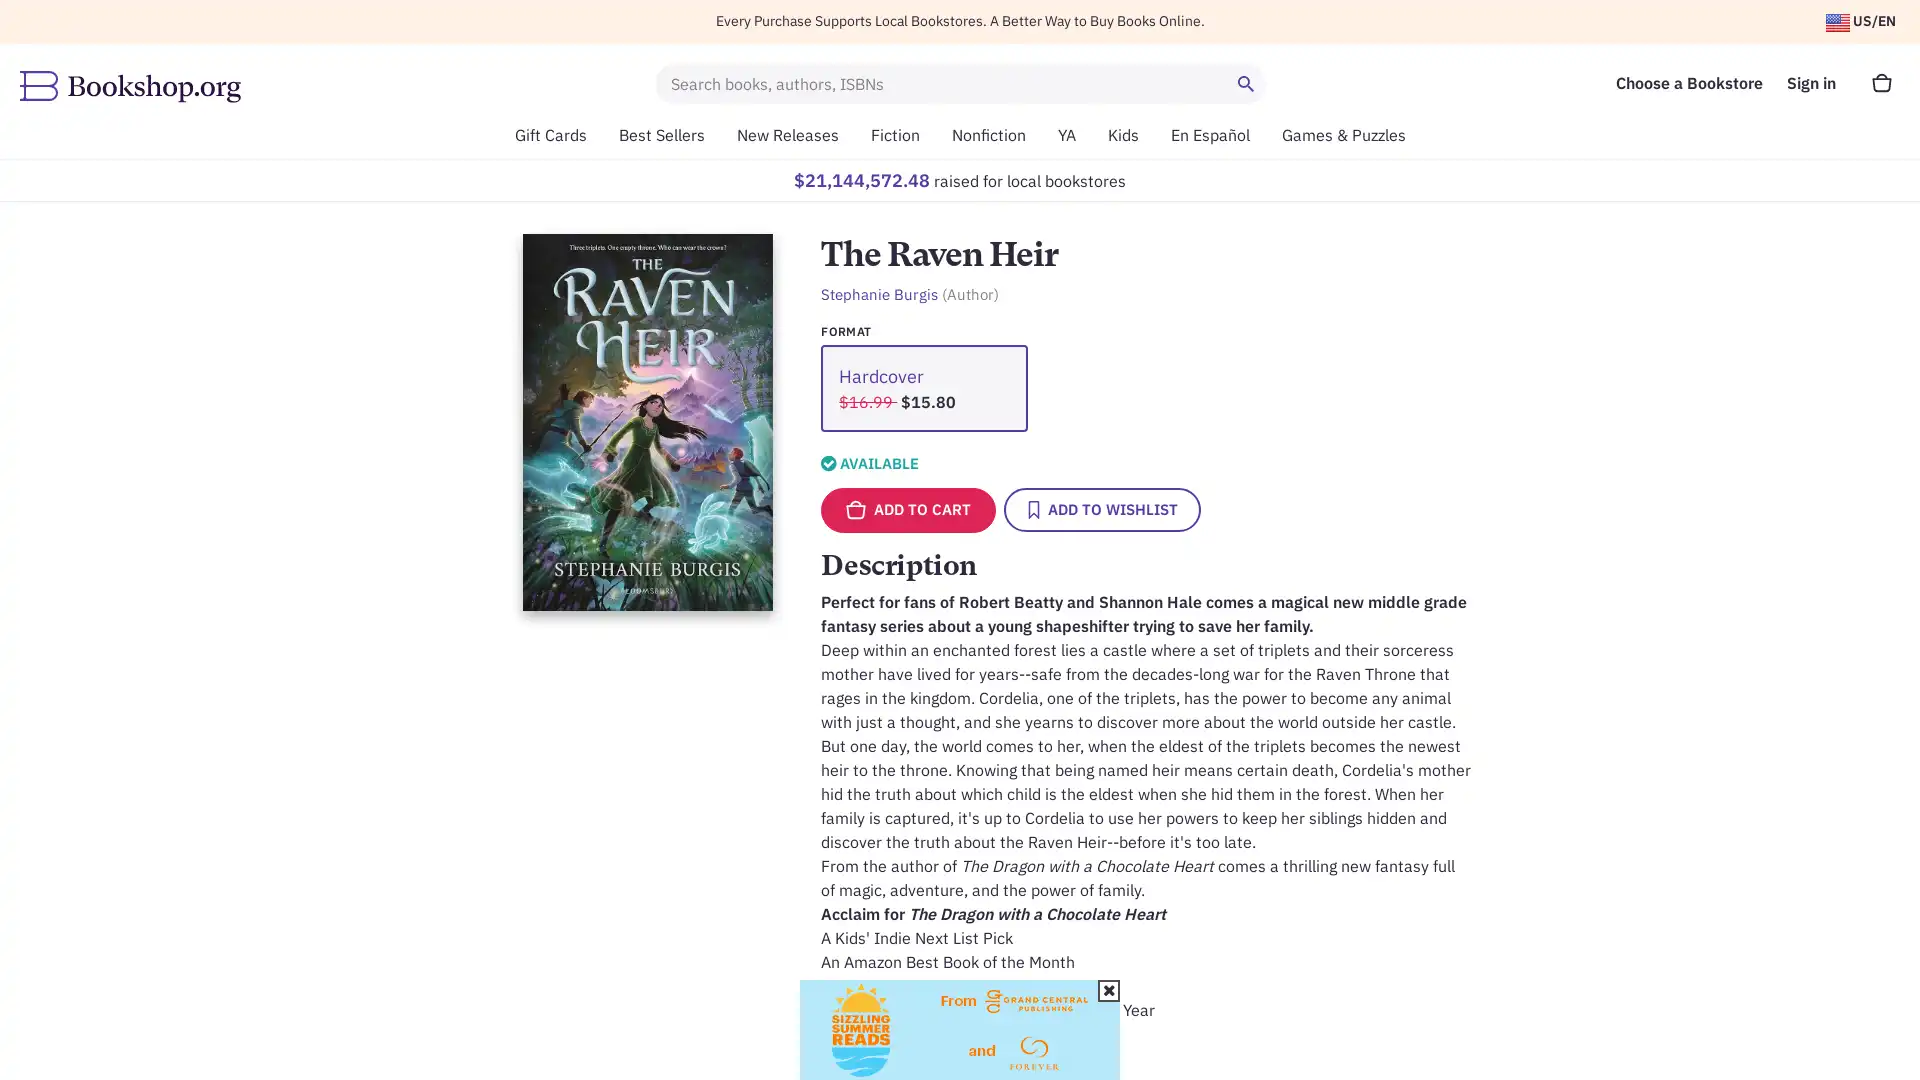 This screenshot has width=1920, height=1080. What do you see at coordinates (907, 508) in the screenshot?
I see `ADD TO CART` at bounding box center [907, 508].